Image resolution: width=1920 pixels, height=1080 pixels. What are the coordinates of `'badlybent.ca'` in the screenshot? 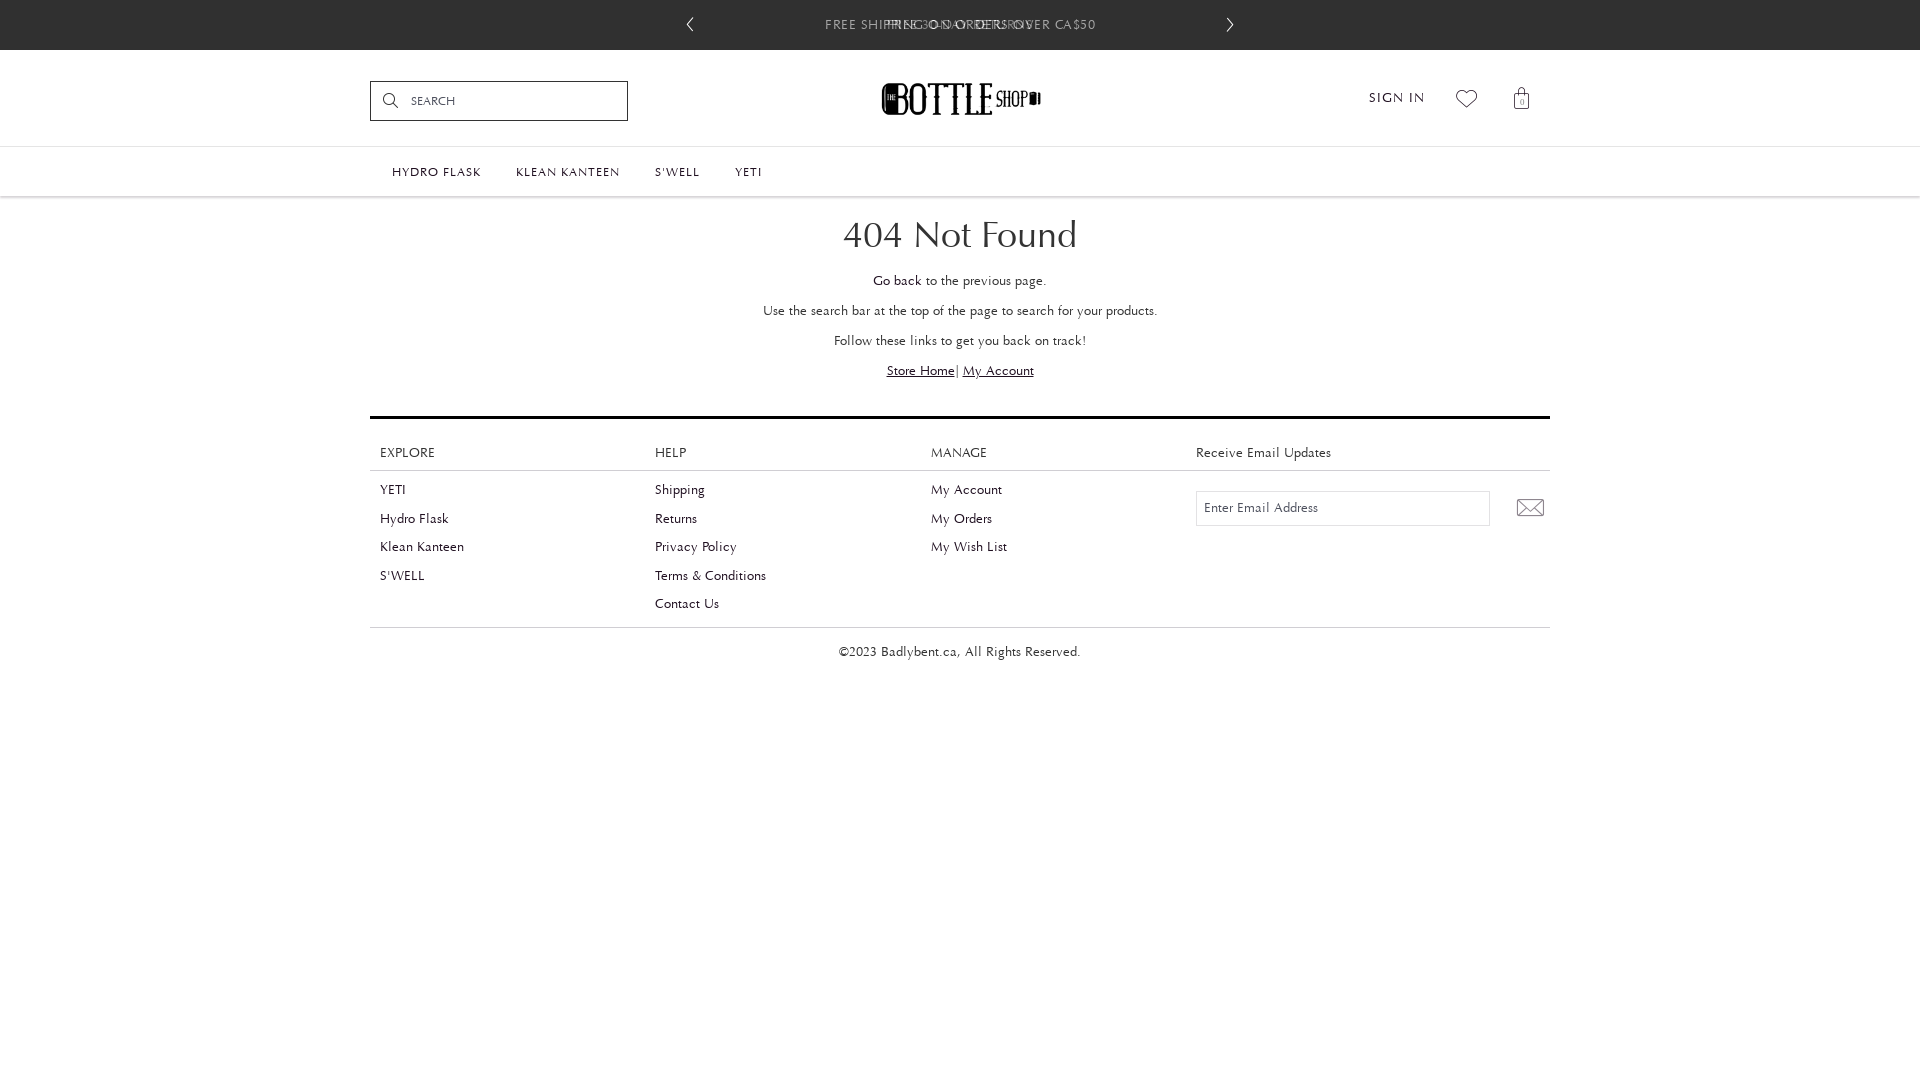 It's located at (960, 97).